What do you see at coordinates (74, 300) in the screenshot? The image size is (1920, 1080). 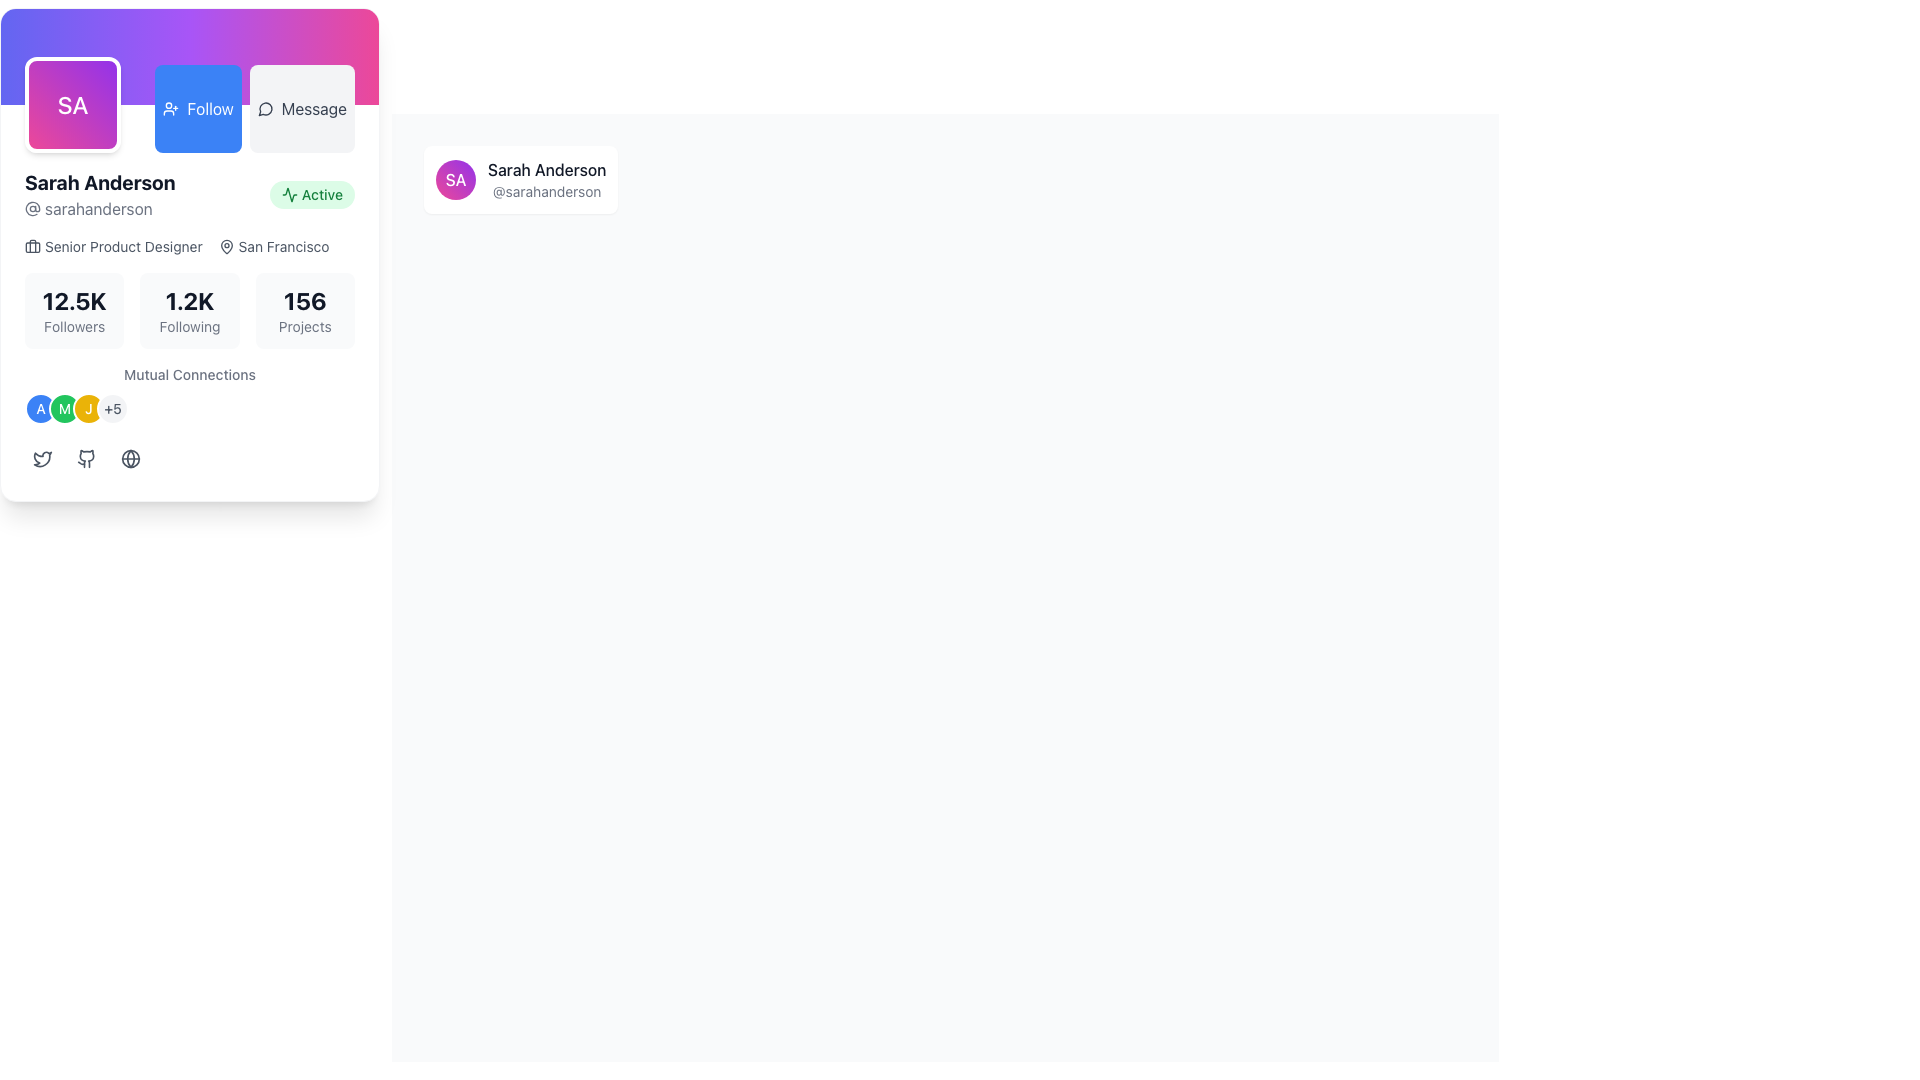 I see `the text label displaying '12.5K' in the 'Followers' section of the profile card, which is bold and large in dark gray or black color` at bounding box center [74, 300].